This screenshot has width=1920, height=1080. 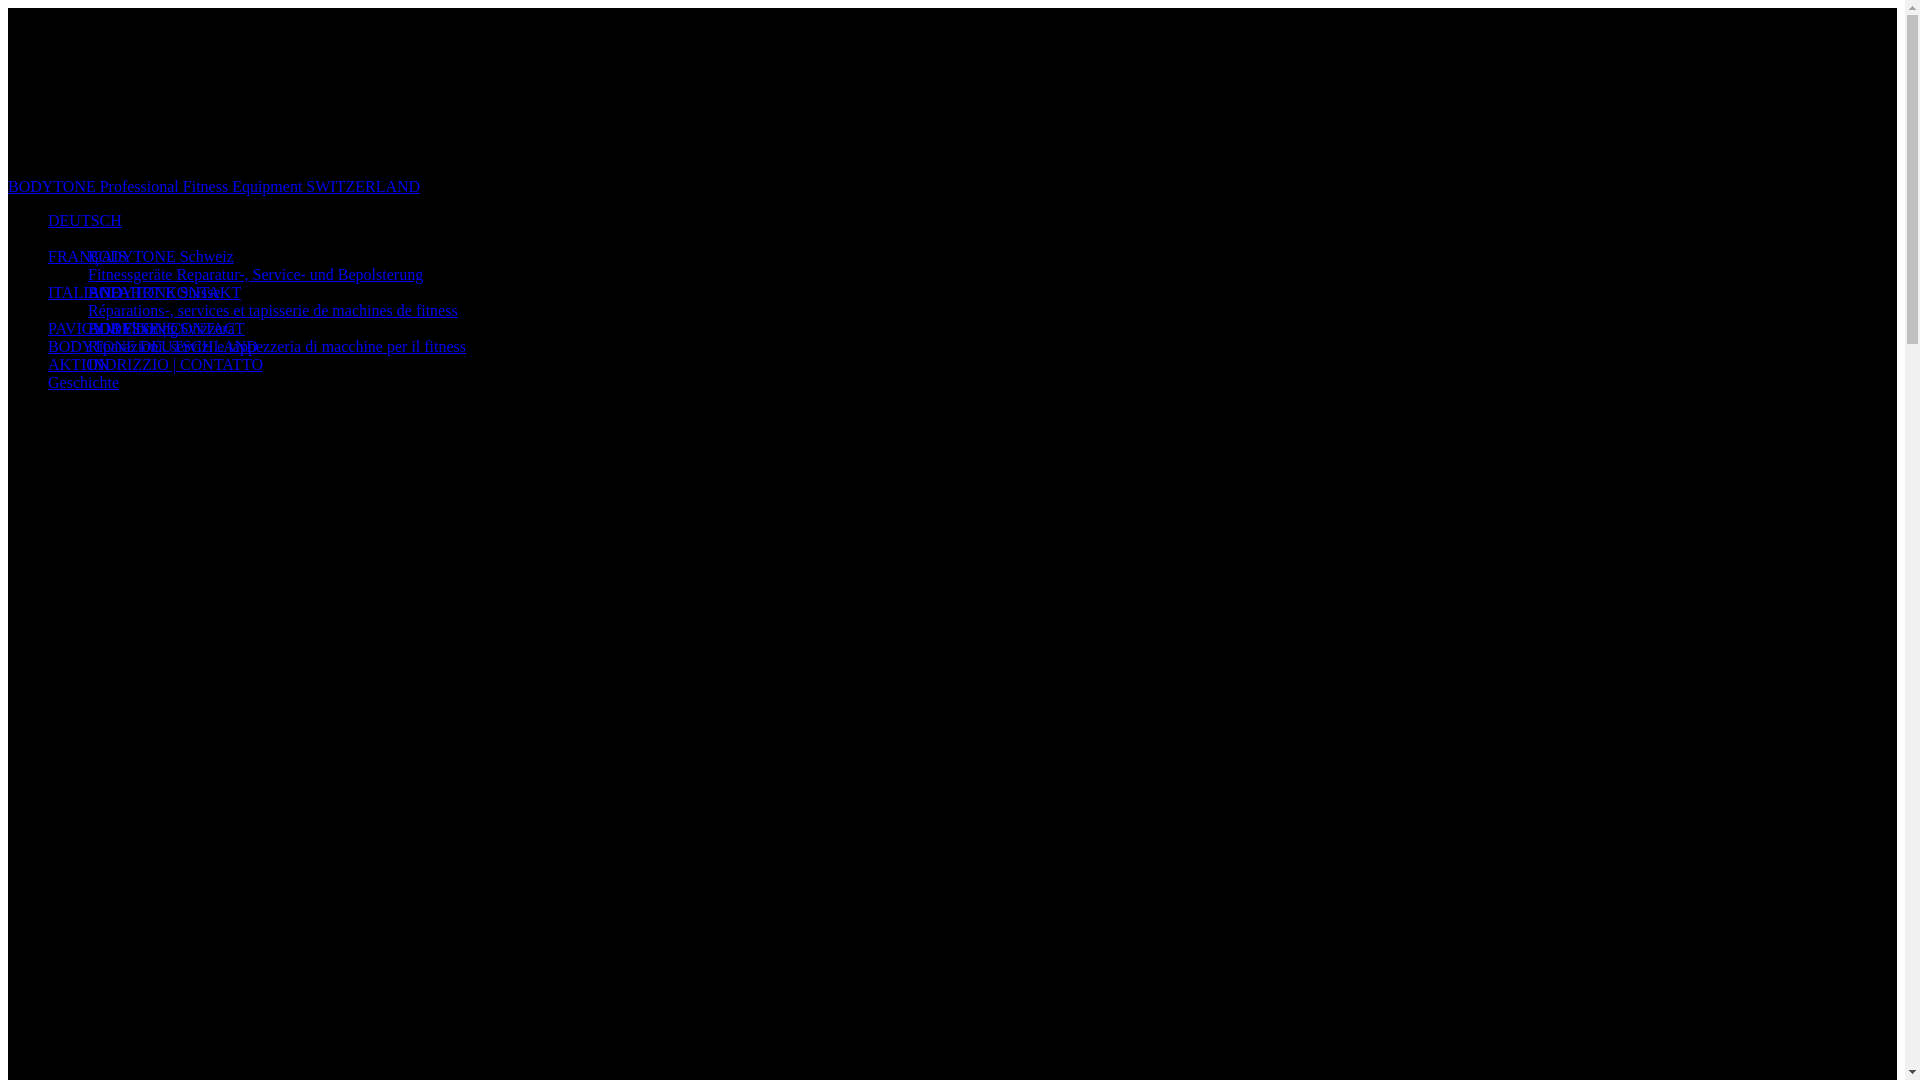 What do you see at coordinates (86, 327) in the screenshot?
I see `'BODYTONE Svizzera'` at bounding box center [86, 327].